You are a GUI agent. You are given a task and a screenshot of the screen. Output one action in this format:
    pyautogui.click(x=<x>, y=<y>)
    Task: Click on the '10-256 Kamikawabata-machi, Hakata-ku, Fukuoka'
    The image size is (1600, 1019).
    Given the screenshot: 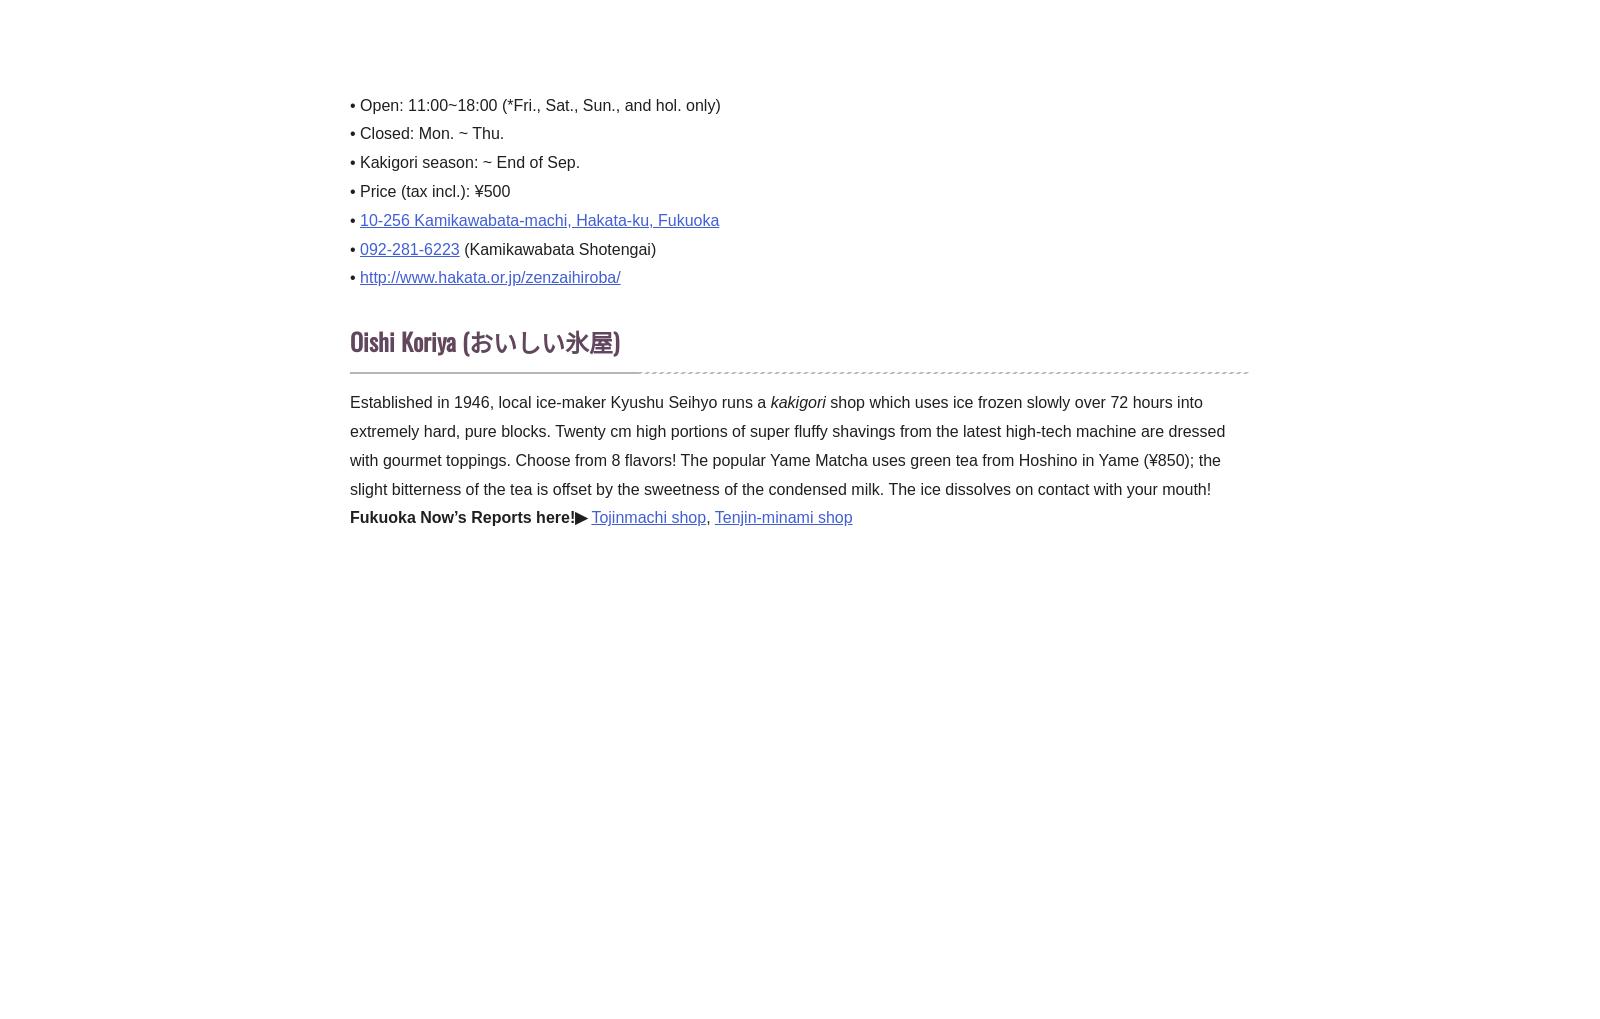 What is the action you would take?
    pyautogui.click(x=538, y=218)
    